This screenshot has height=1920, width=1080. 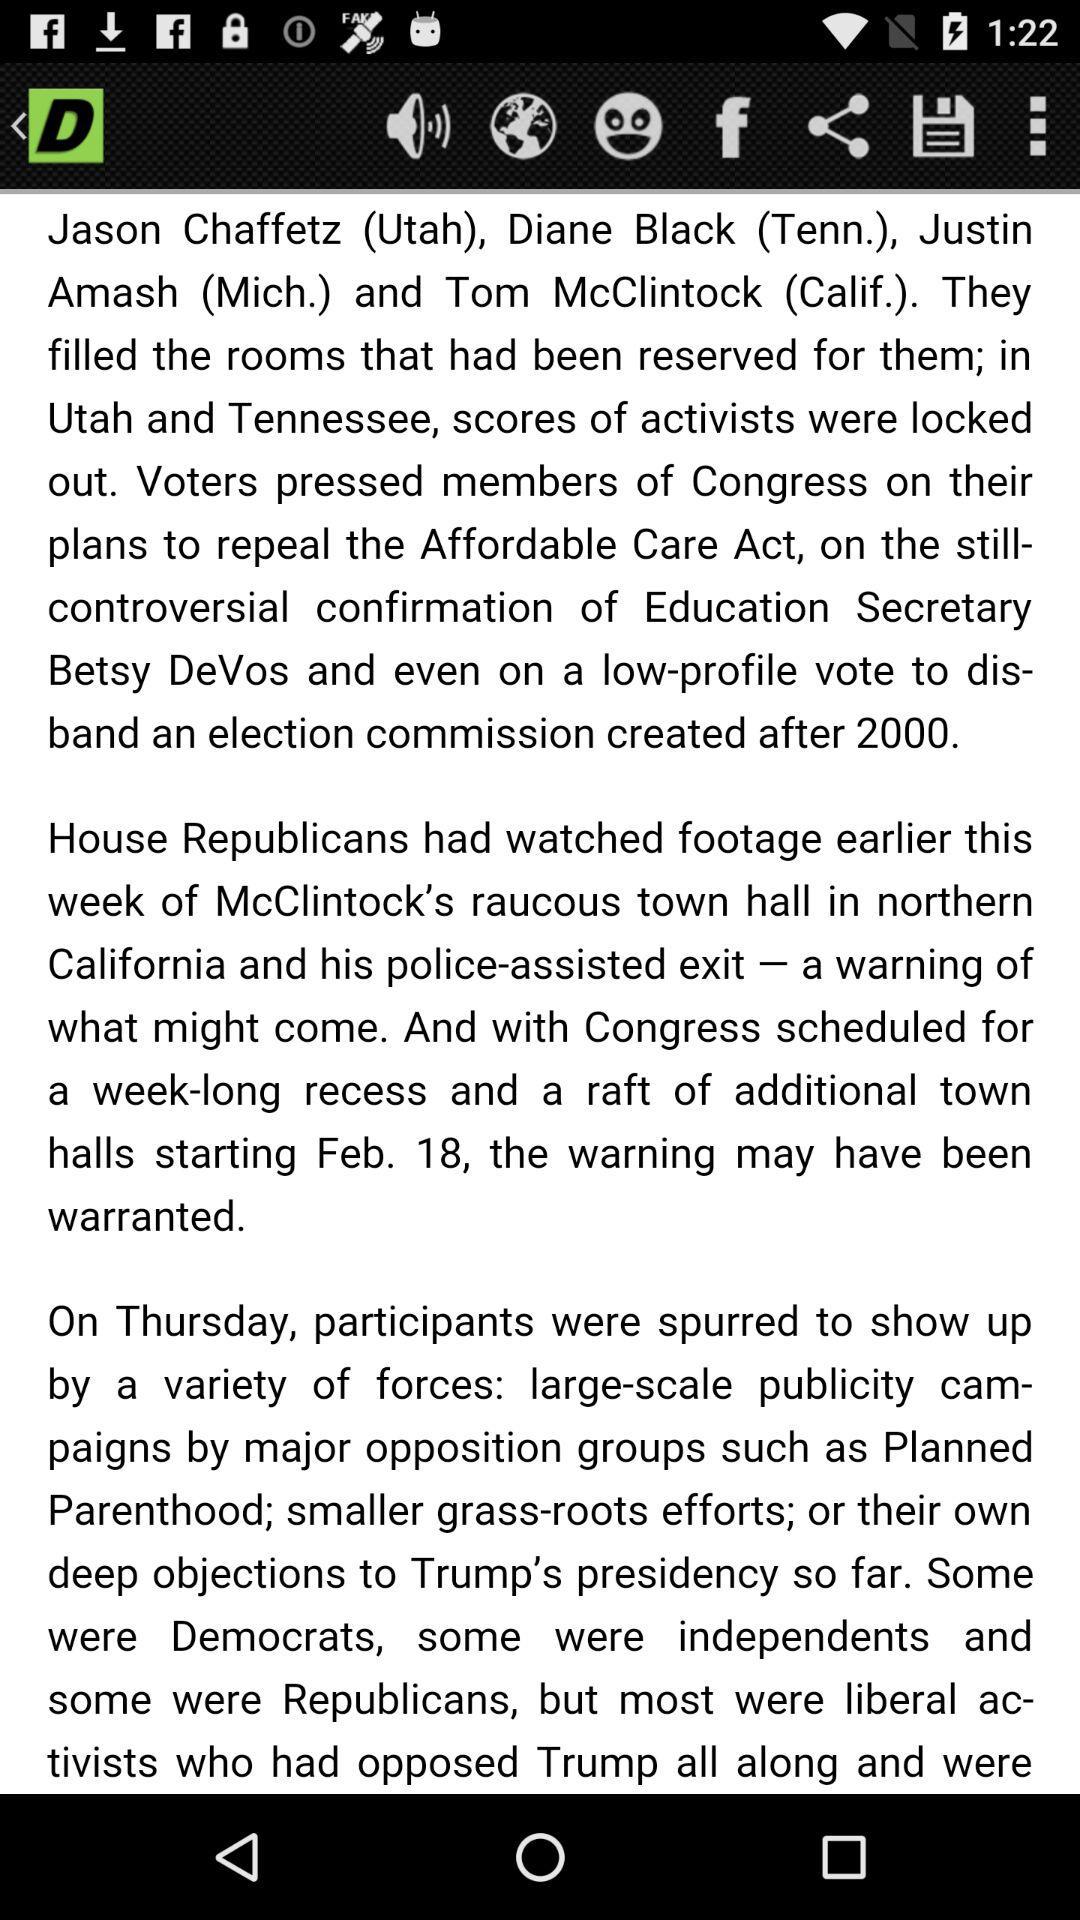 I want to click on options menu, so click(x=1036, y=124).